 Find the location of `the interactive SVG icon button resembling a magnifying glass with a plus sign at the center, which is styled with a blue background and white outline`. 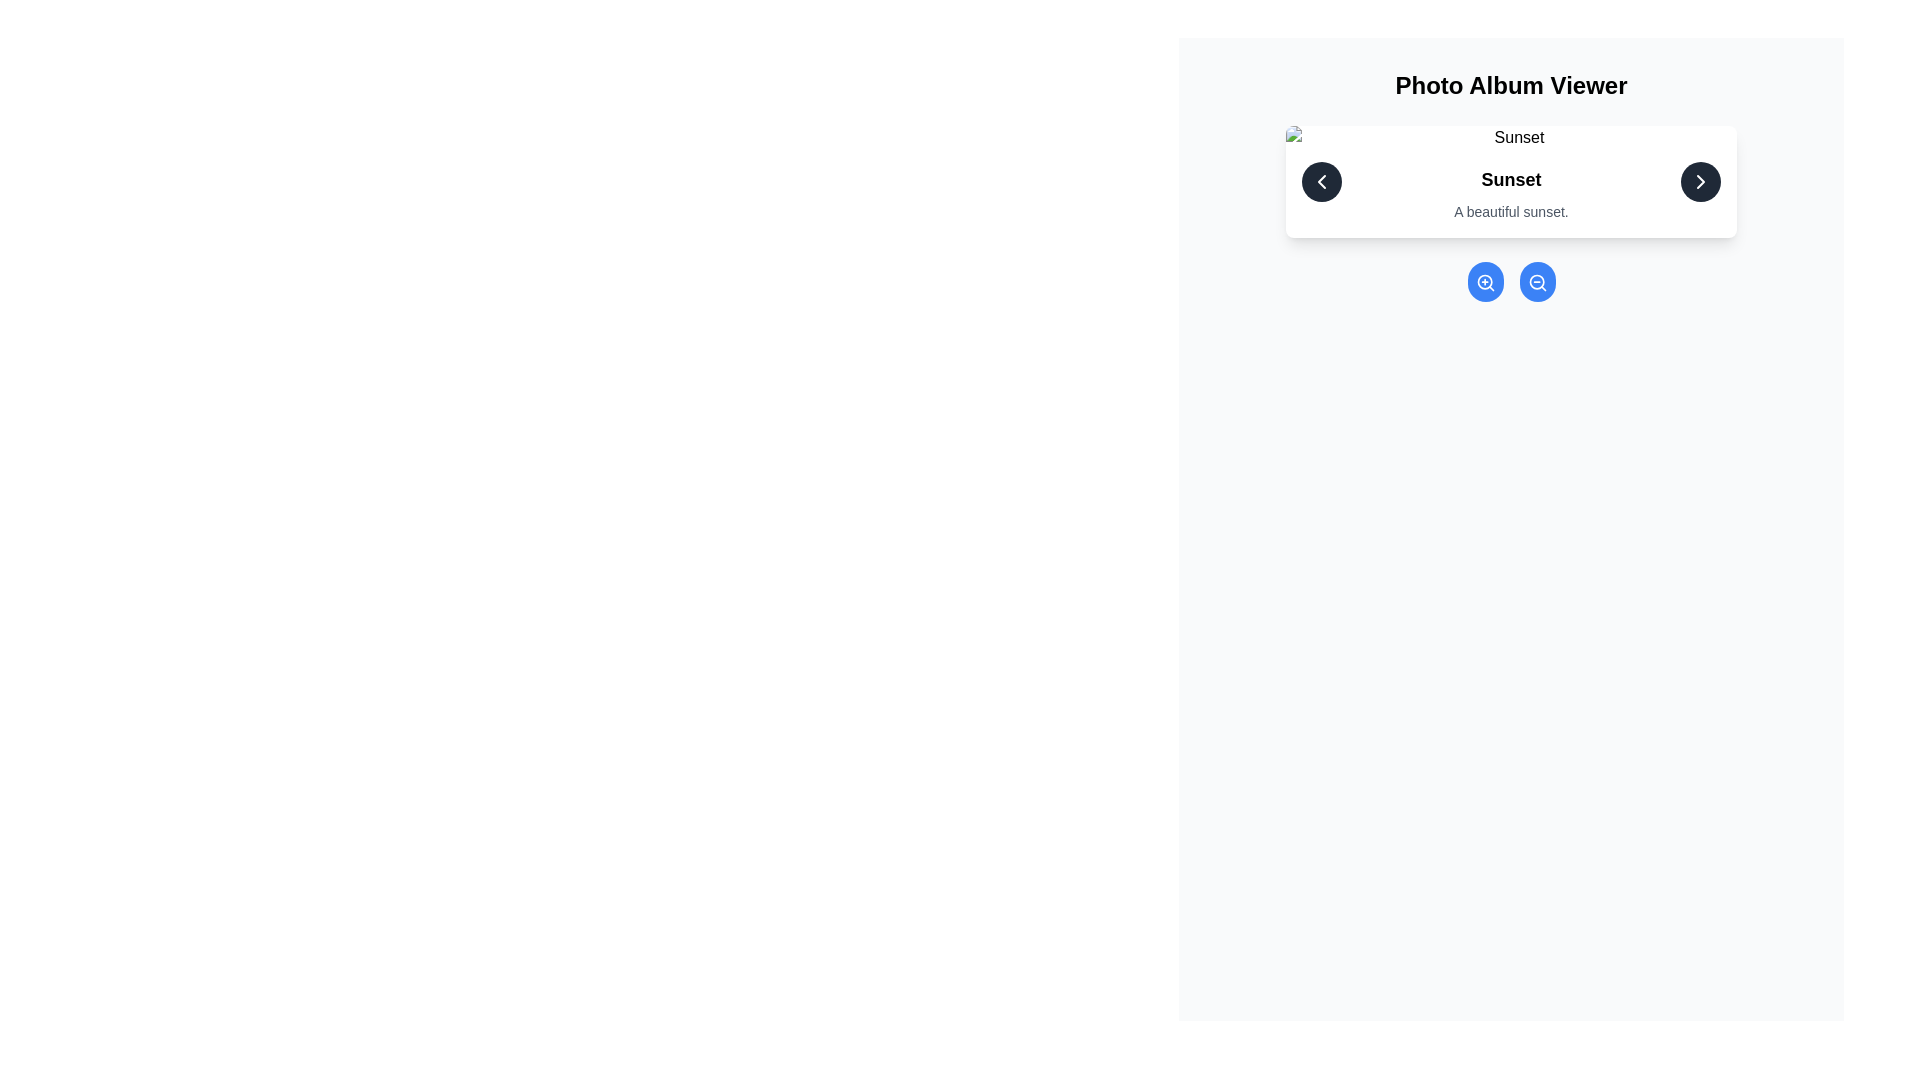

the interactive SVG icon button resembling a magnifying glass with a plus sign at the center, which is styled with a blue background and white outline is located at coordinates (1485, 282).